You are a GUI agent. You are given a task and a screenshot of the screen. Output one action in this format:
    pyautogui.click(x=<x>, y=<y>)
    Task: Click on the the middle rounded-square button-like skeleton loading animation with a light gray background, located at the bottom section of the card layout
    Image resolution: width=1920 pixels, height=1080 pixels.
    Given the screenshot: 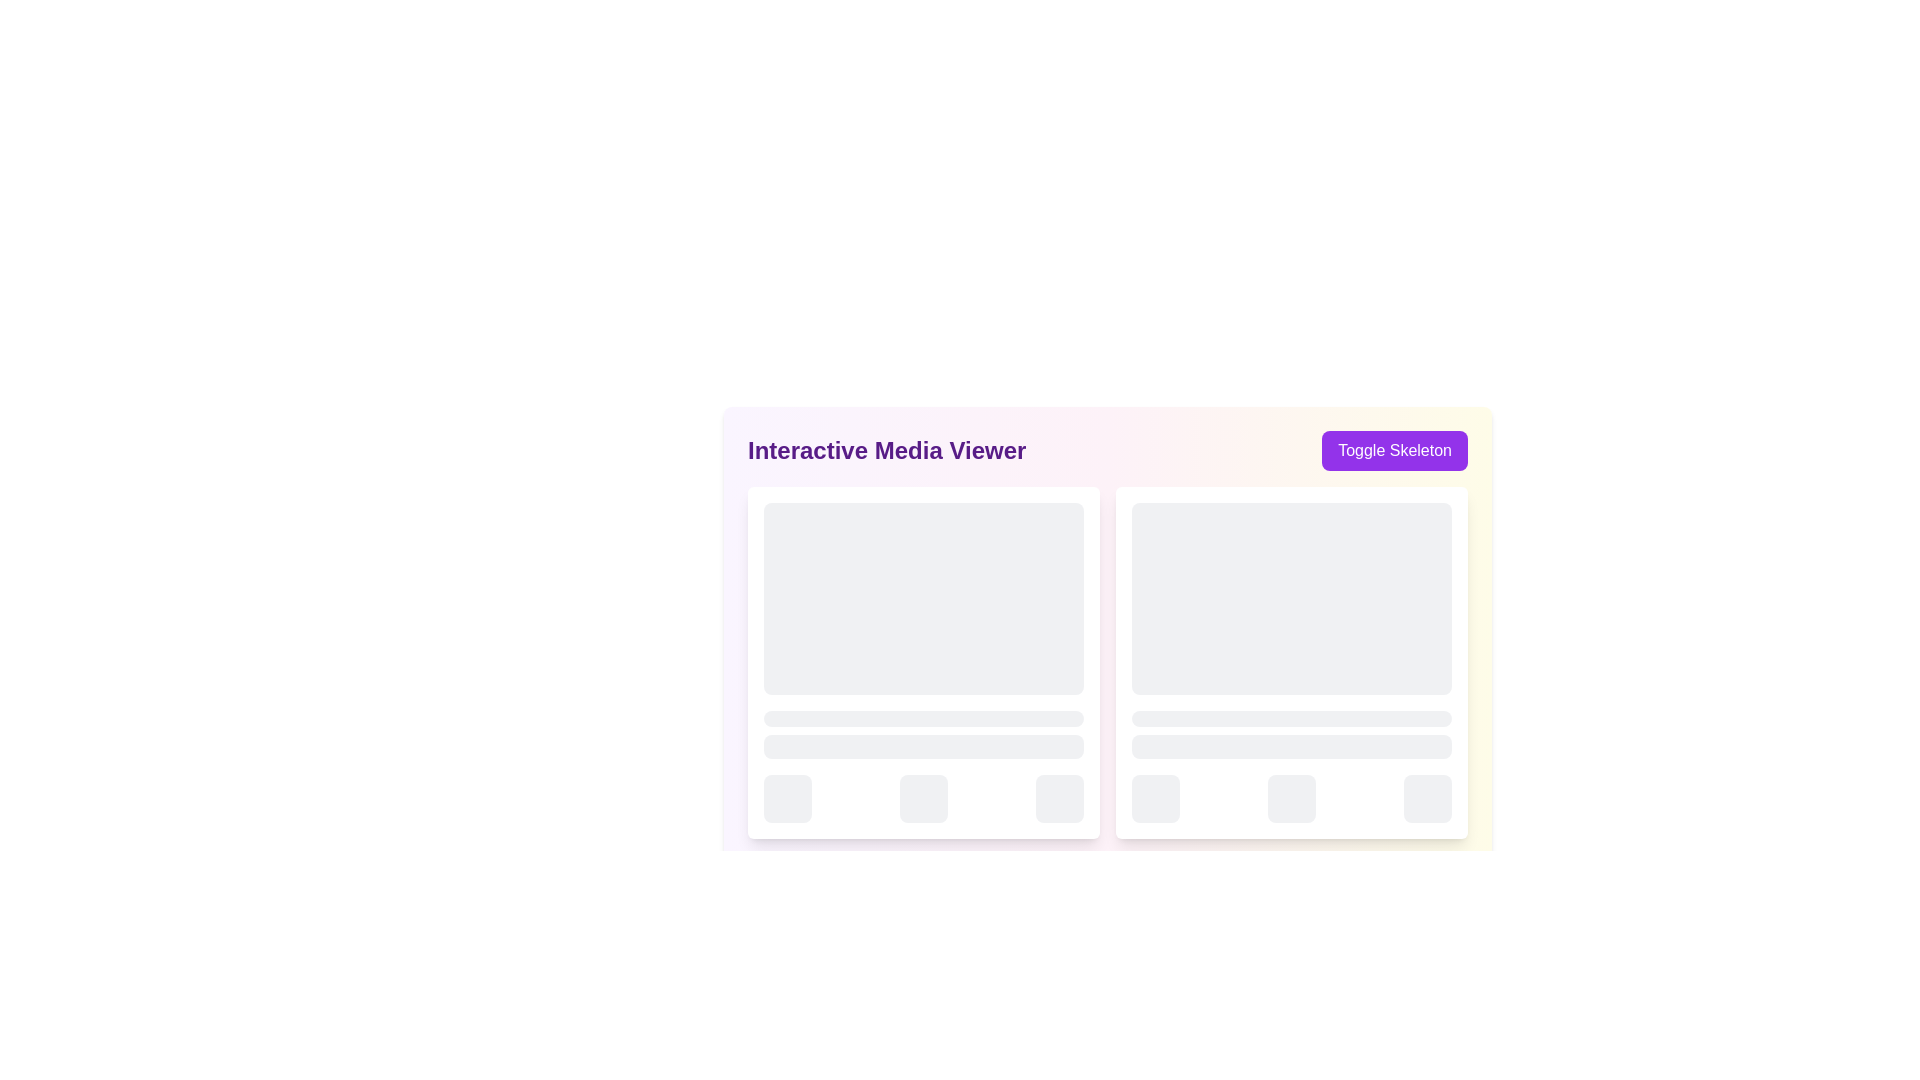 What is the action you would take?
    pyautogui.click(x=923, y=797)
    